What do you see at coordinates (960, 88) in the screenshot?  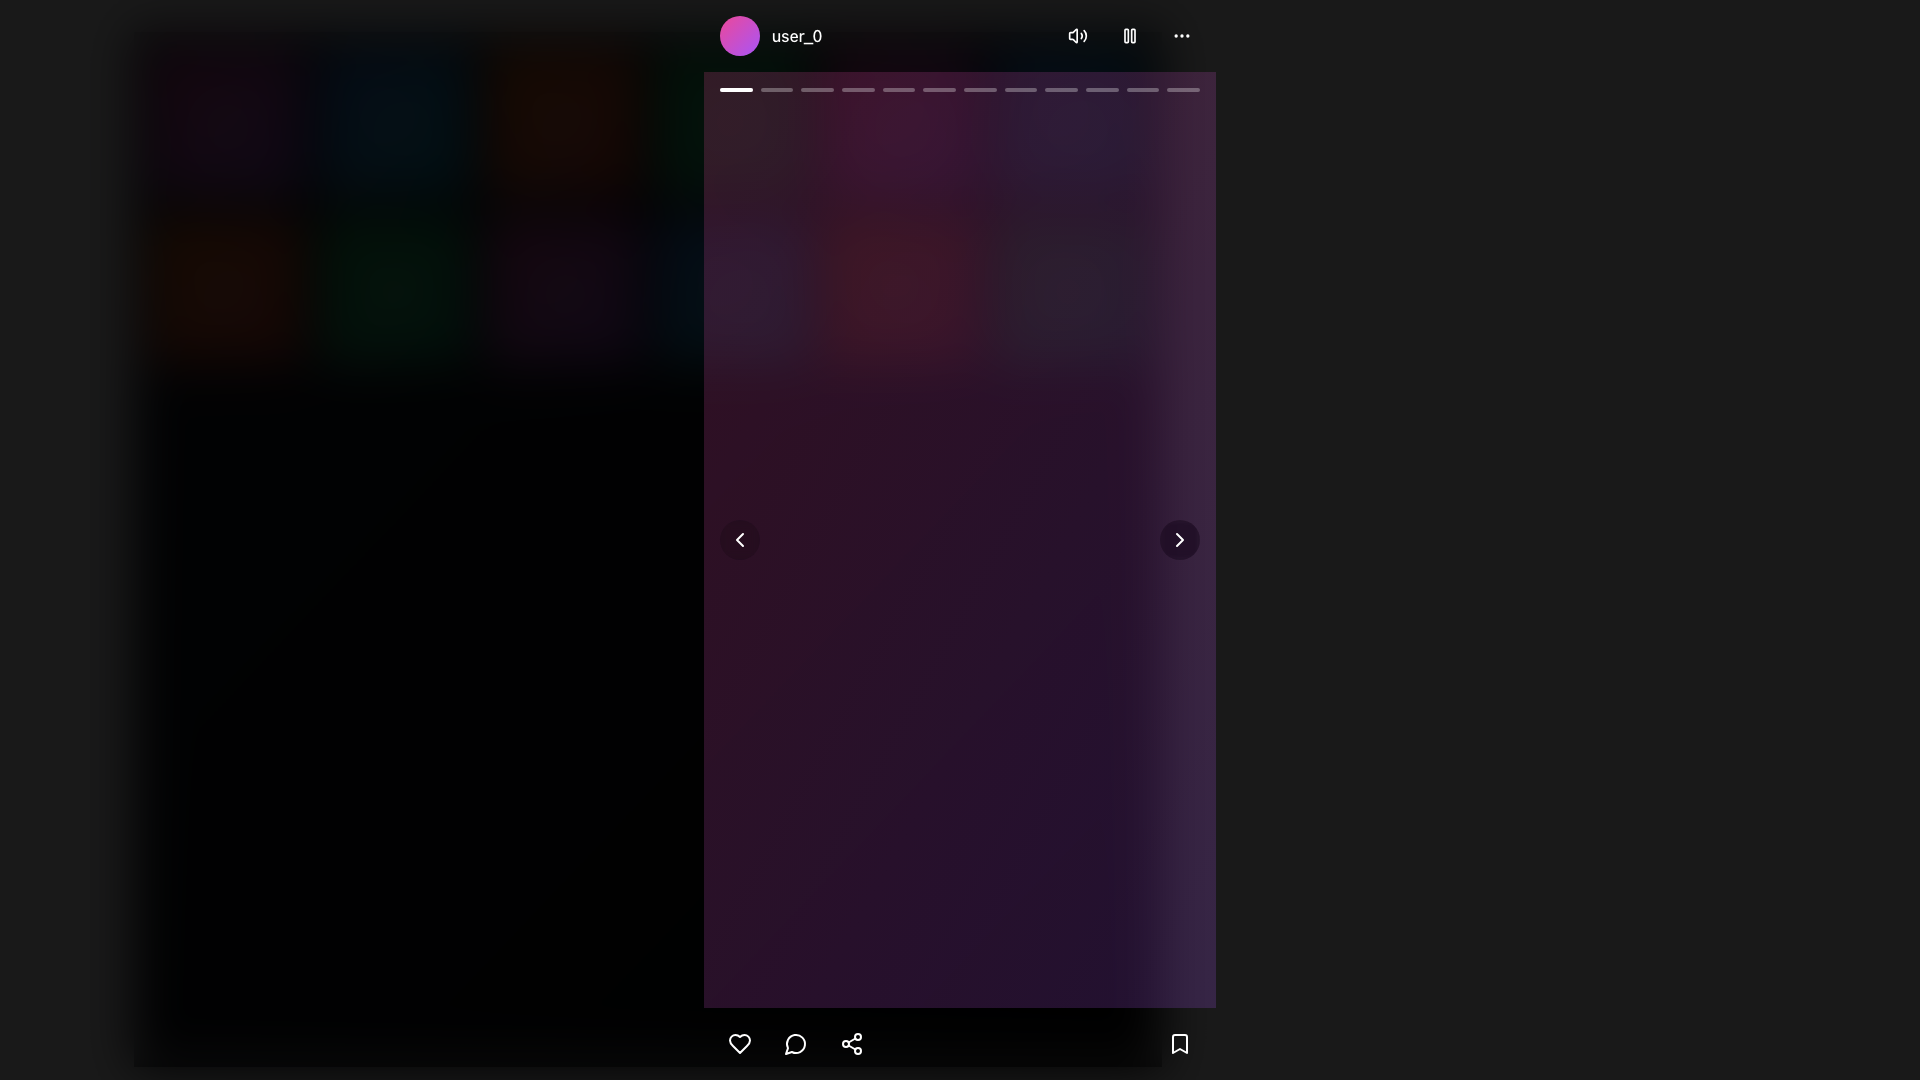 I see `the Progress indicator bar located at the top center of the interface, which consists of multiple short segments styled as narrow, rounded rectangles with alternating colors to indicate progression` at bounding box center [960, 88].